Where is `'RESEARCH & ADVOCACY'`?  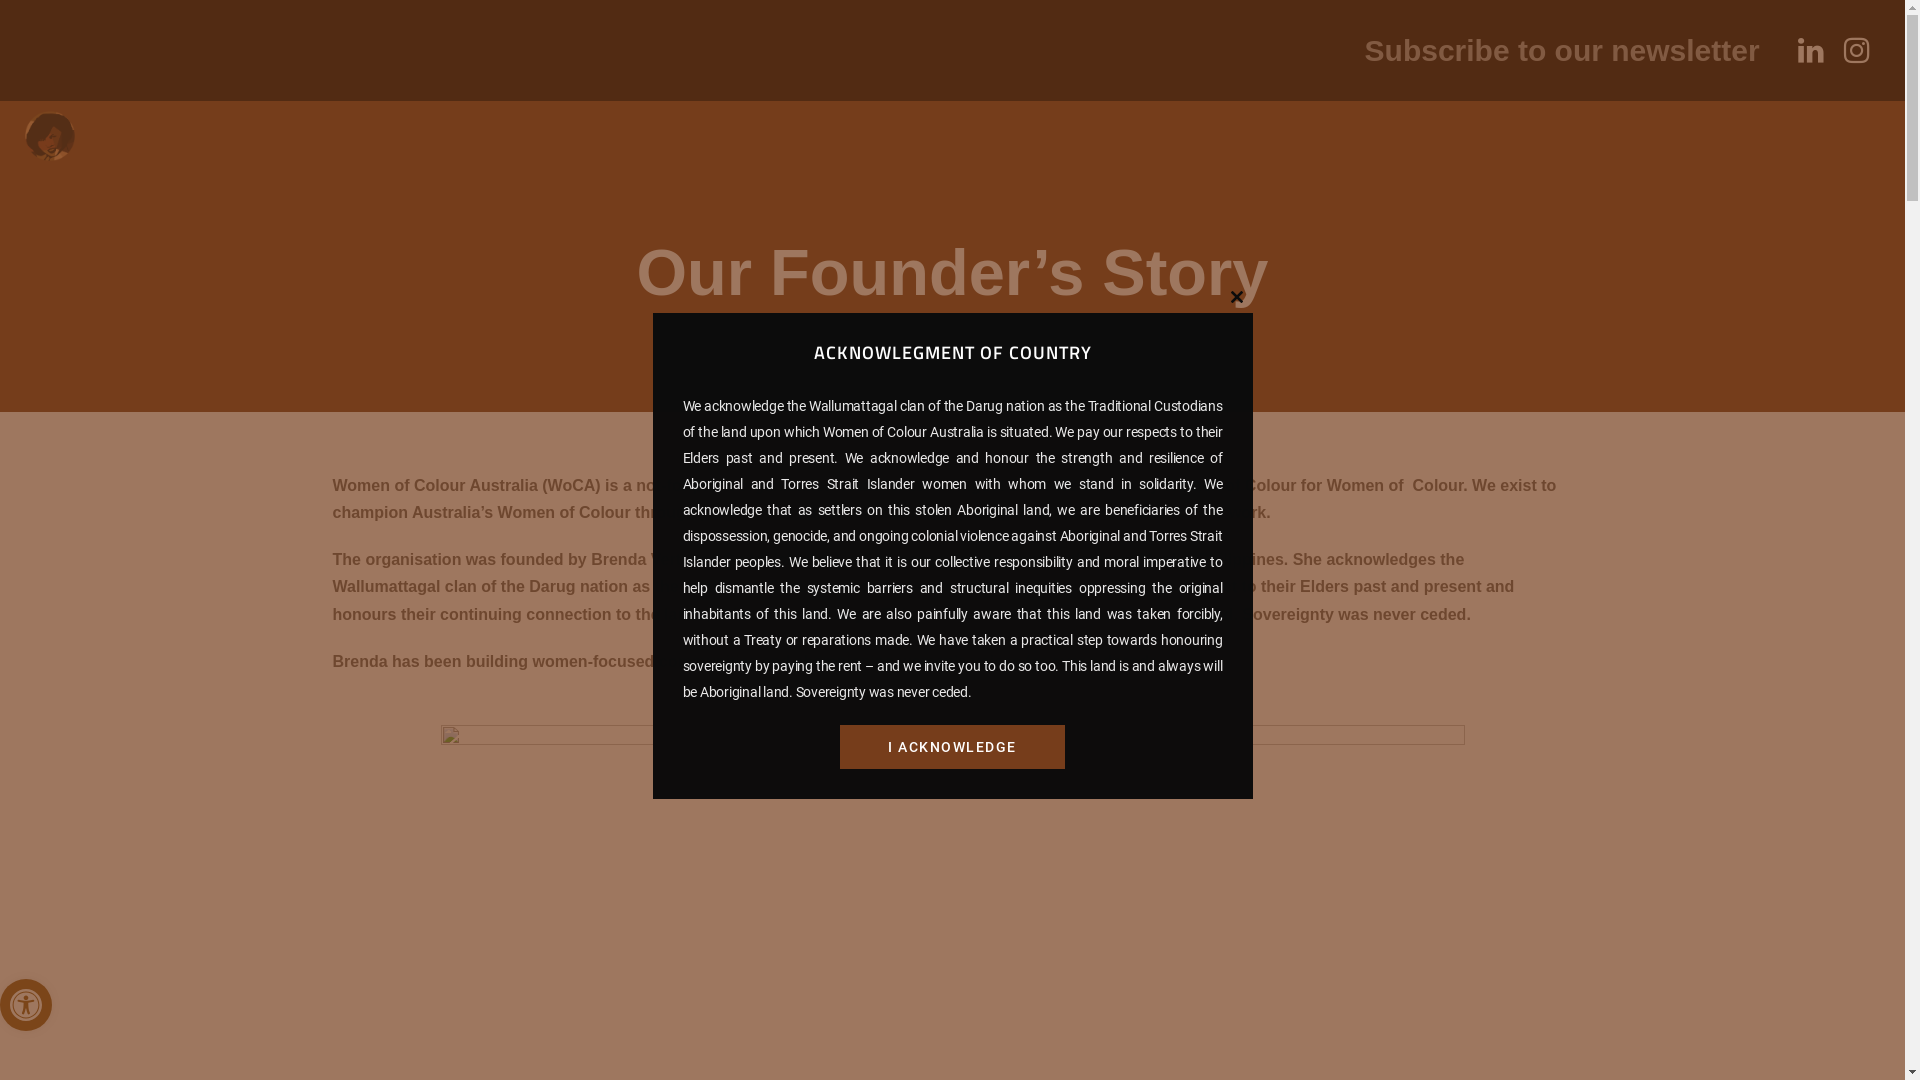 'RESEARCH & ADVOCACY' is located at coordinates (748, 148).